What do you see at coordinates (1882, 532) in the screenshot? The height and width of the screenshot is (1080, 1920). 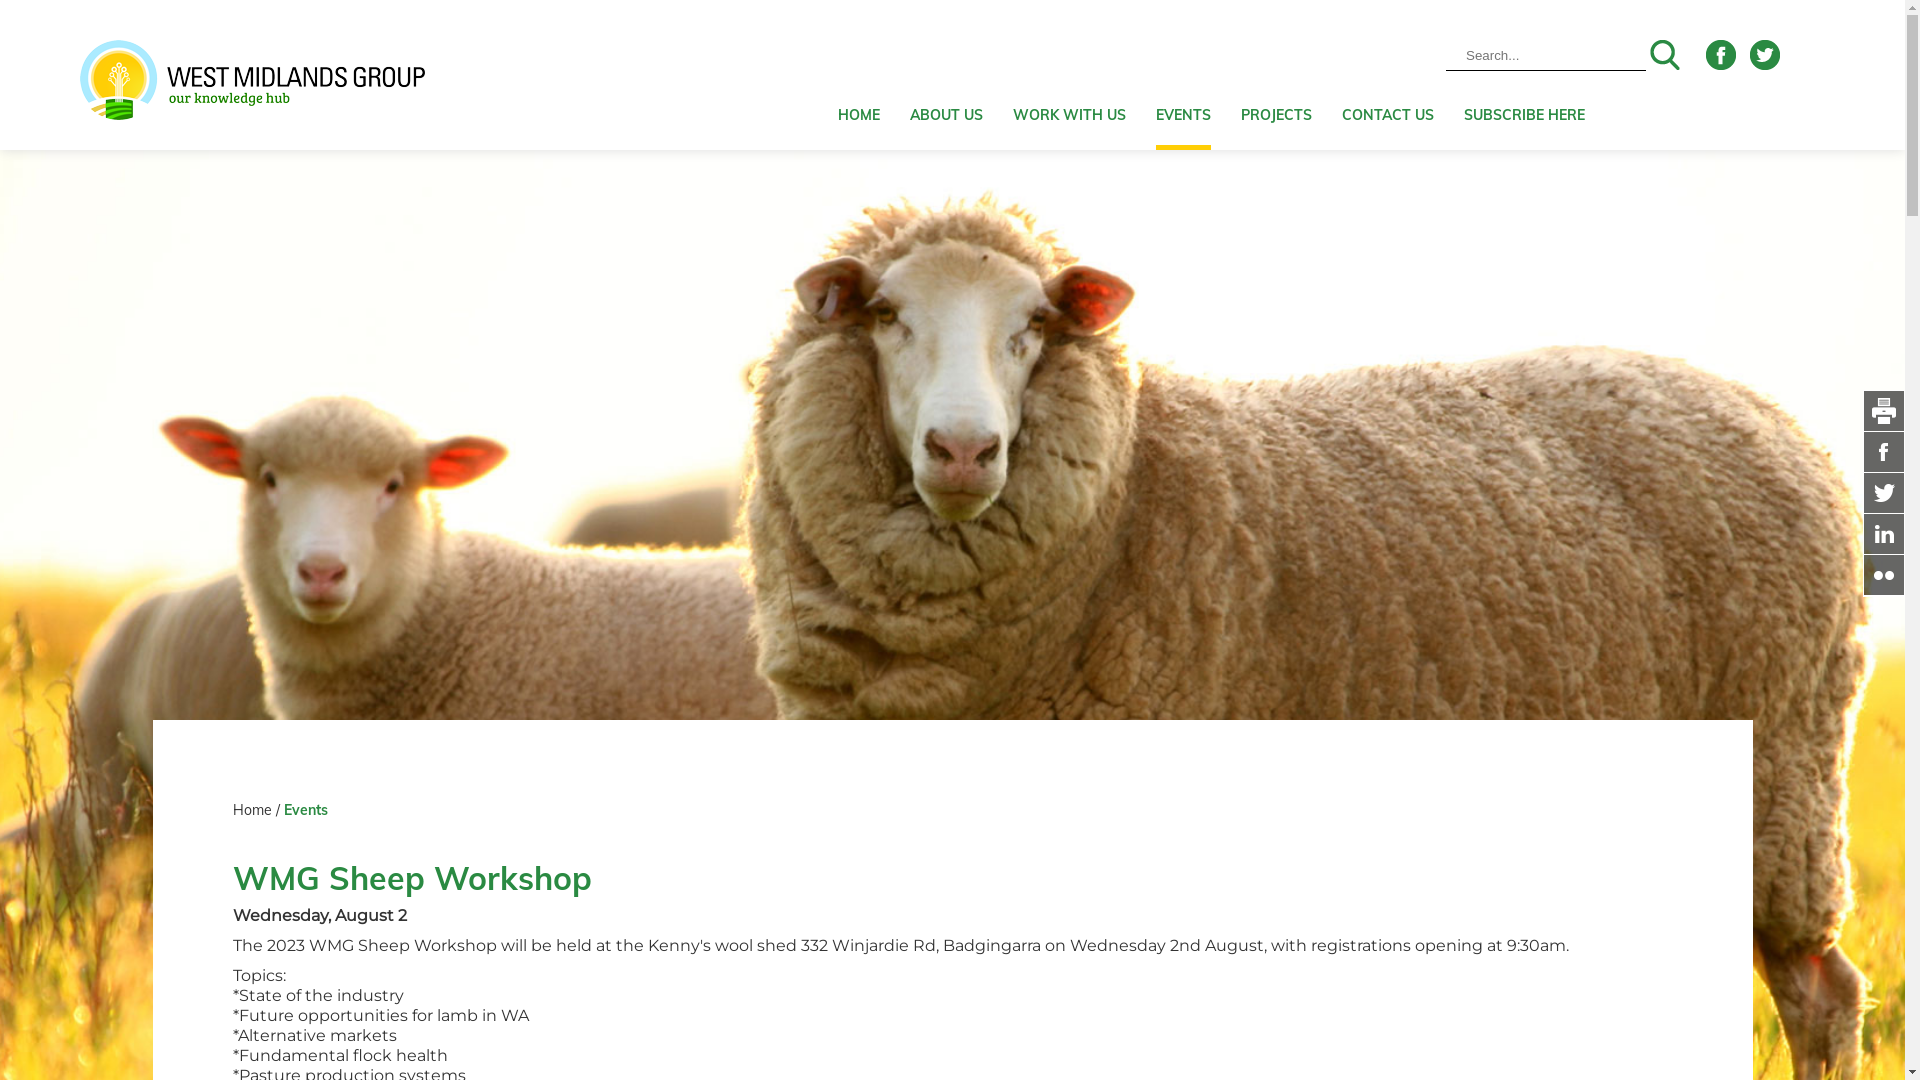 I see `' '` at bounding box center [1882, 532].